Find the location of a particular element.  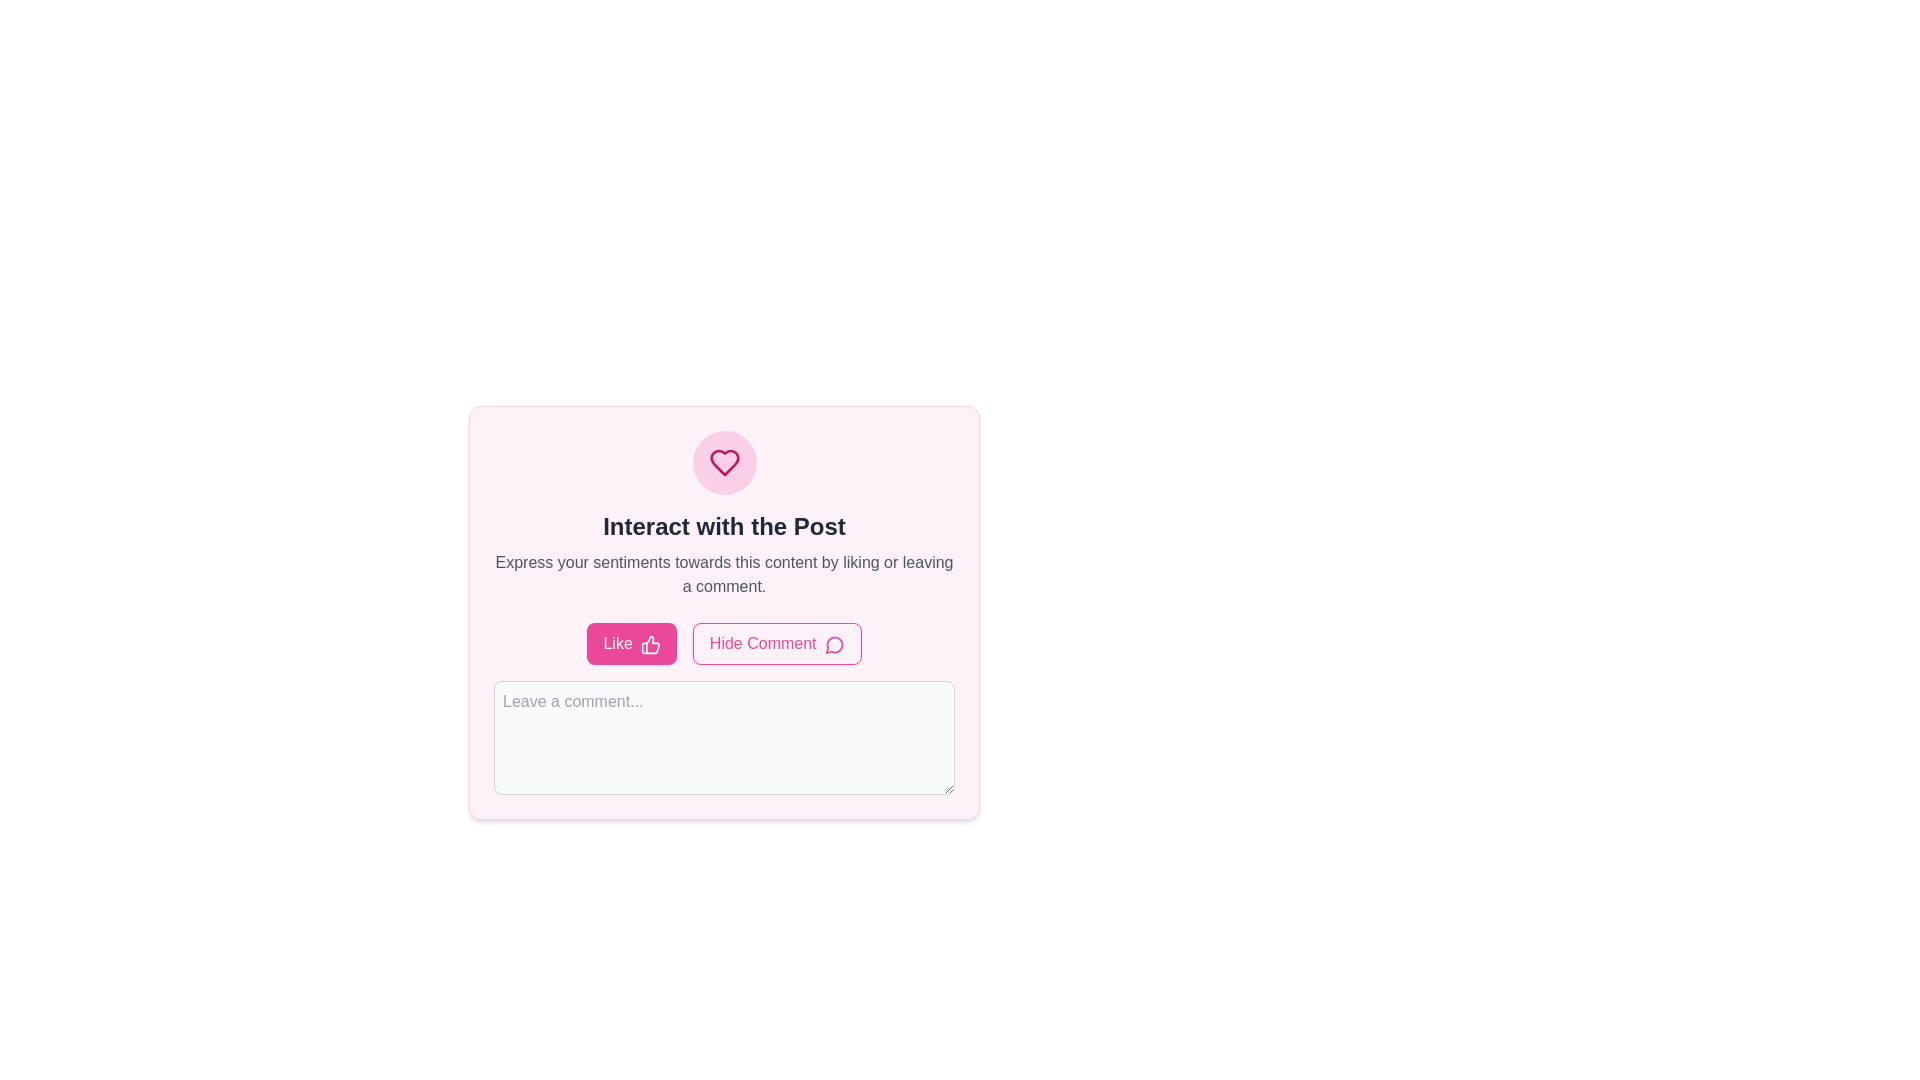

the 'Hide Comment' button, which is the right button in the button group, to hide the comments section is located at coordinates (723, 644).